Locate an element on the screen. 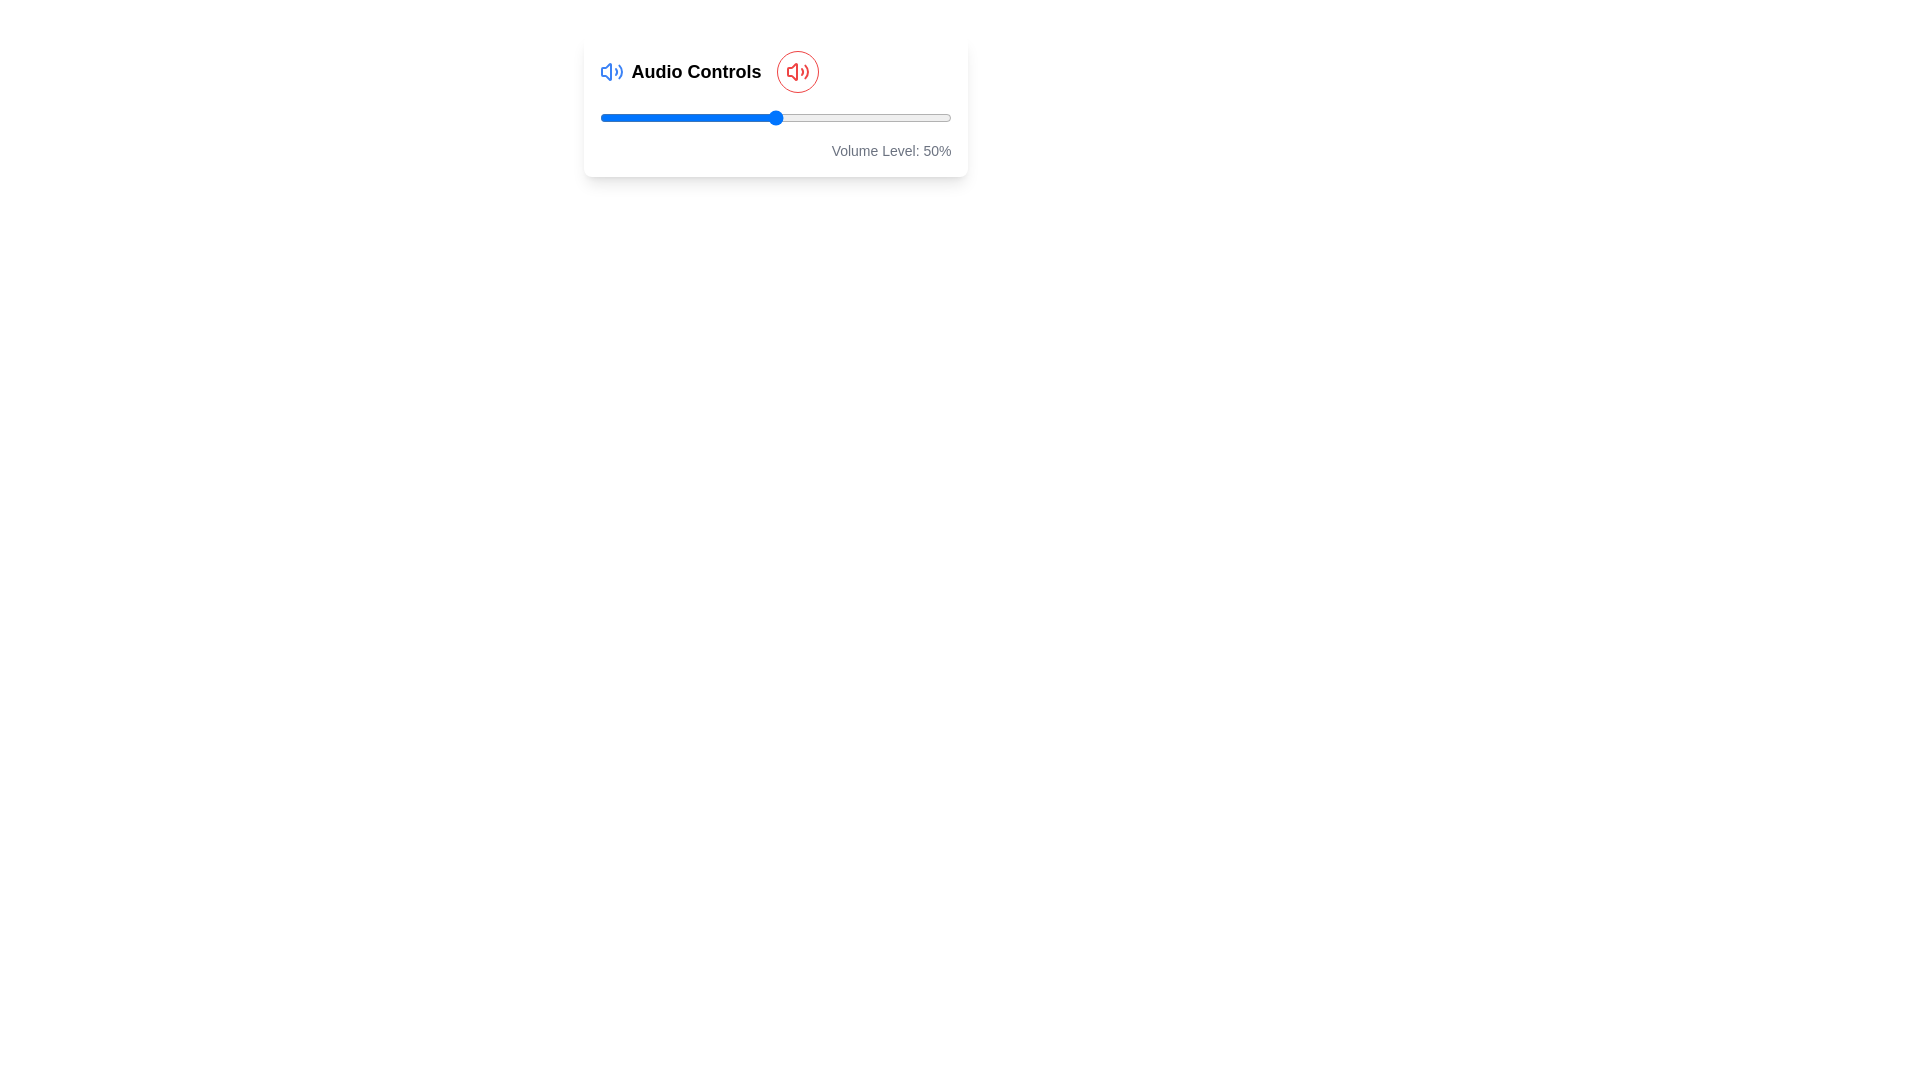 This screenshot has width=1920, height=1080. the volume slider to 12% by dragging the slider to the corresponding position is located at coordinates (641, 118).